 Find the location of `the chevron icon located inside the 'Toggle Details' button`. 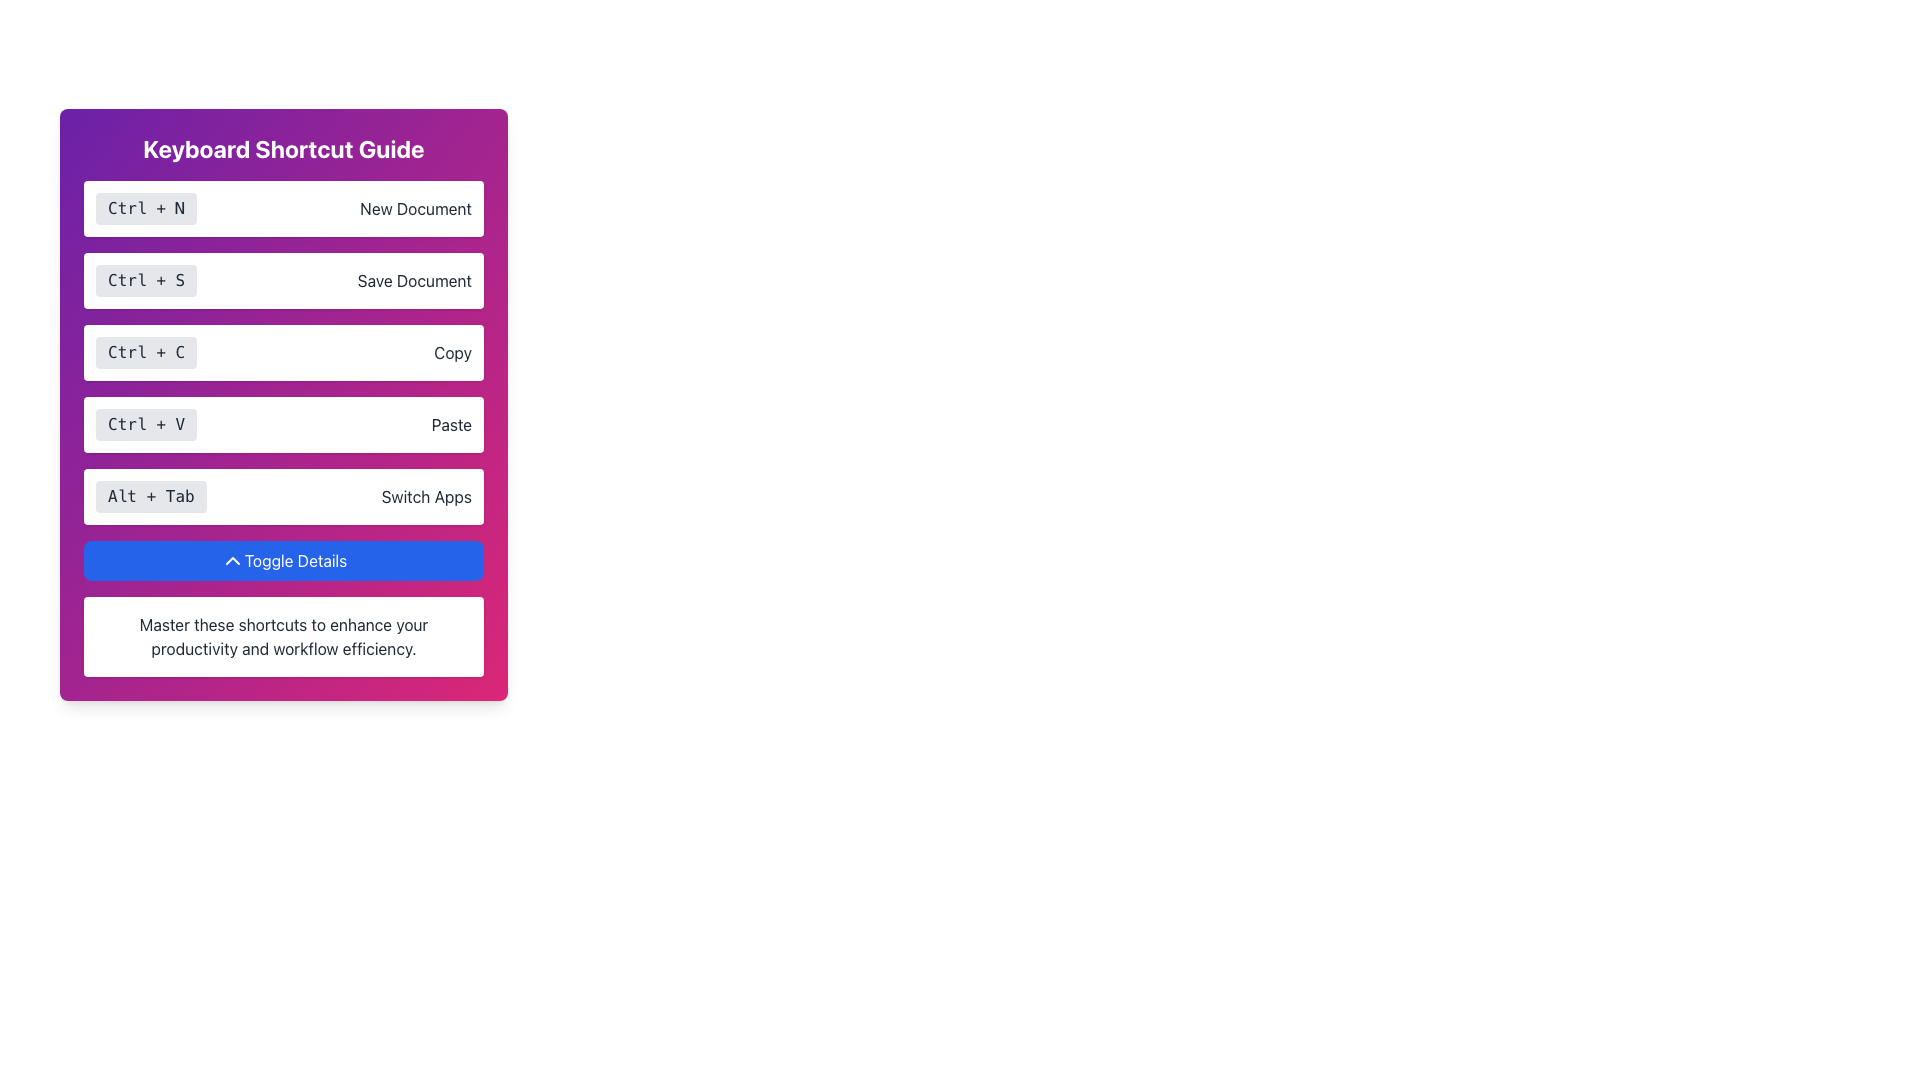

the chevron icon located inside the 'Toggle Details' button is located at coordinates (232, 560).